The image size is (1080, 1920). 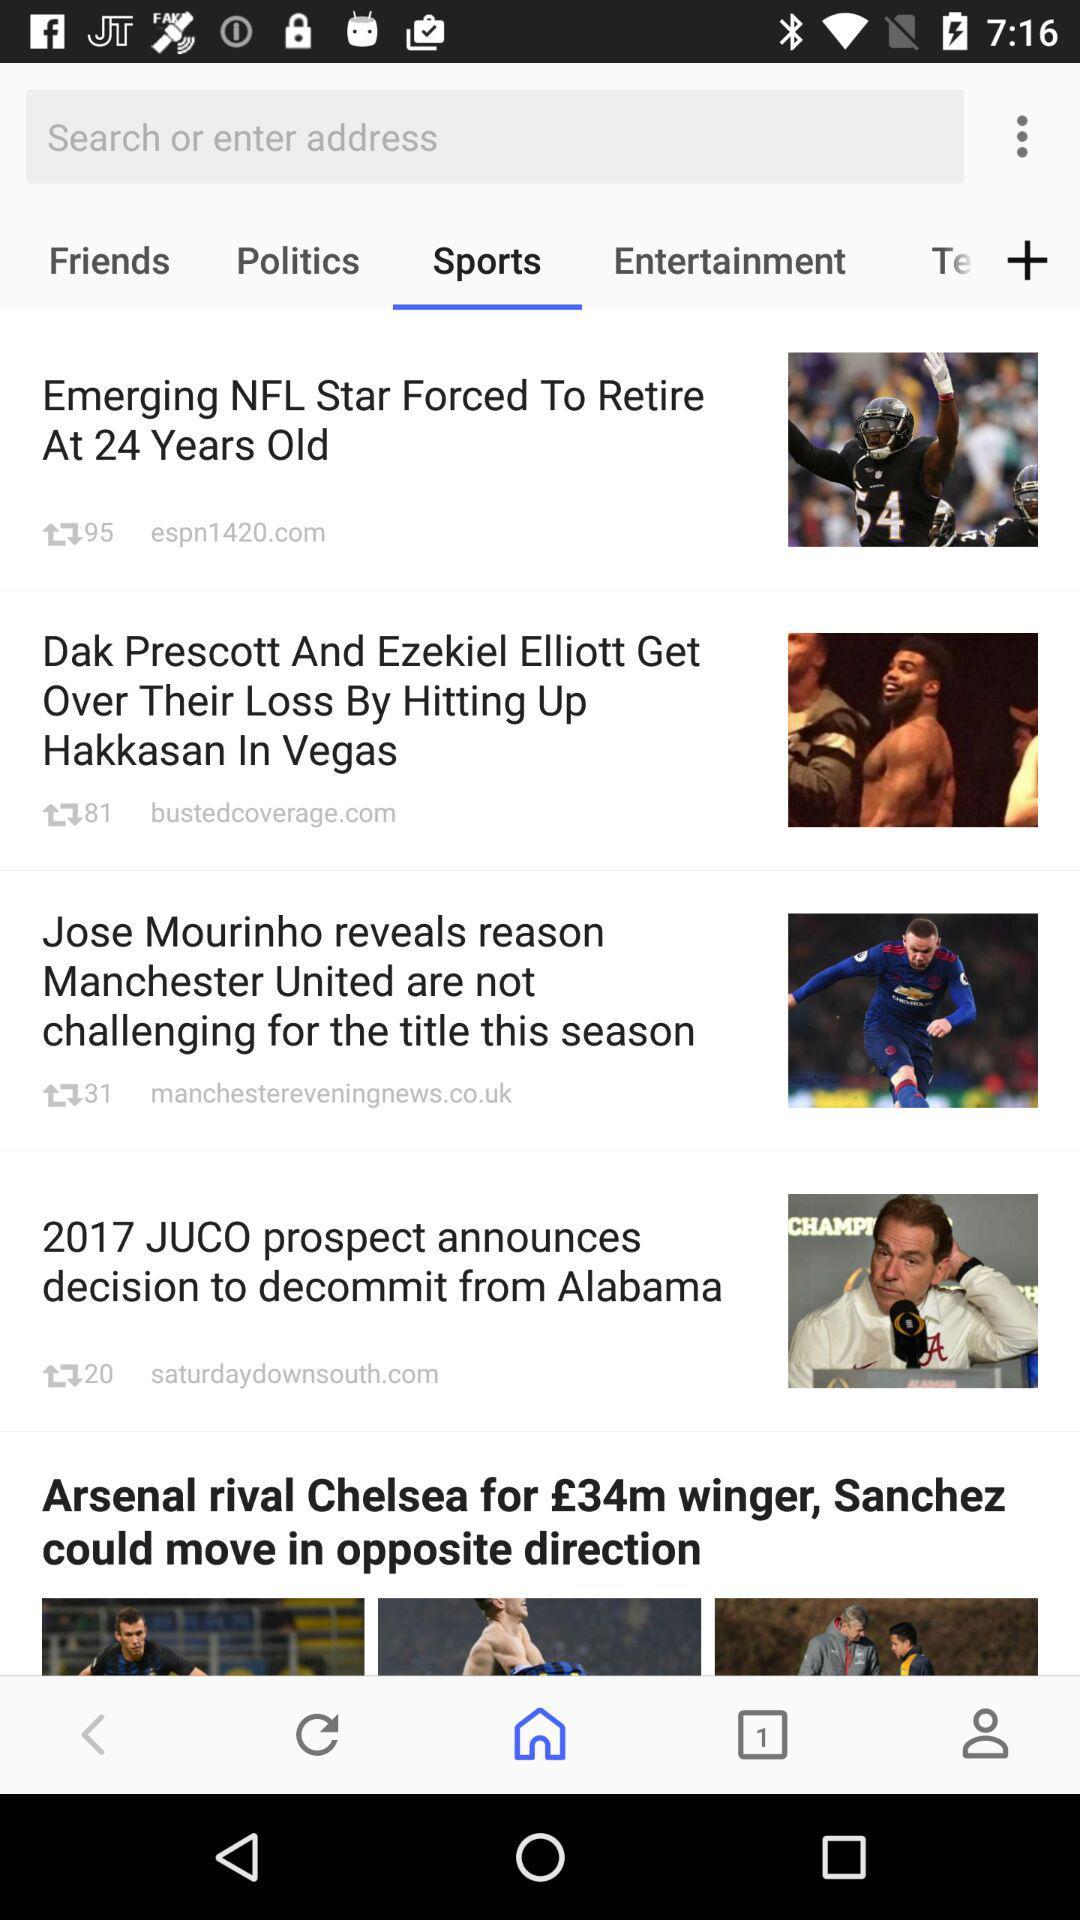 I want to click on the avatar icon, so click(x=984, y=1733).